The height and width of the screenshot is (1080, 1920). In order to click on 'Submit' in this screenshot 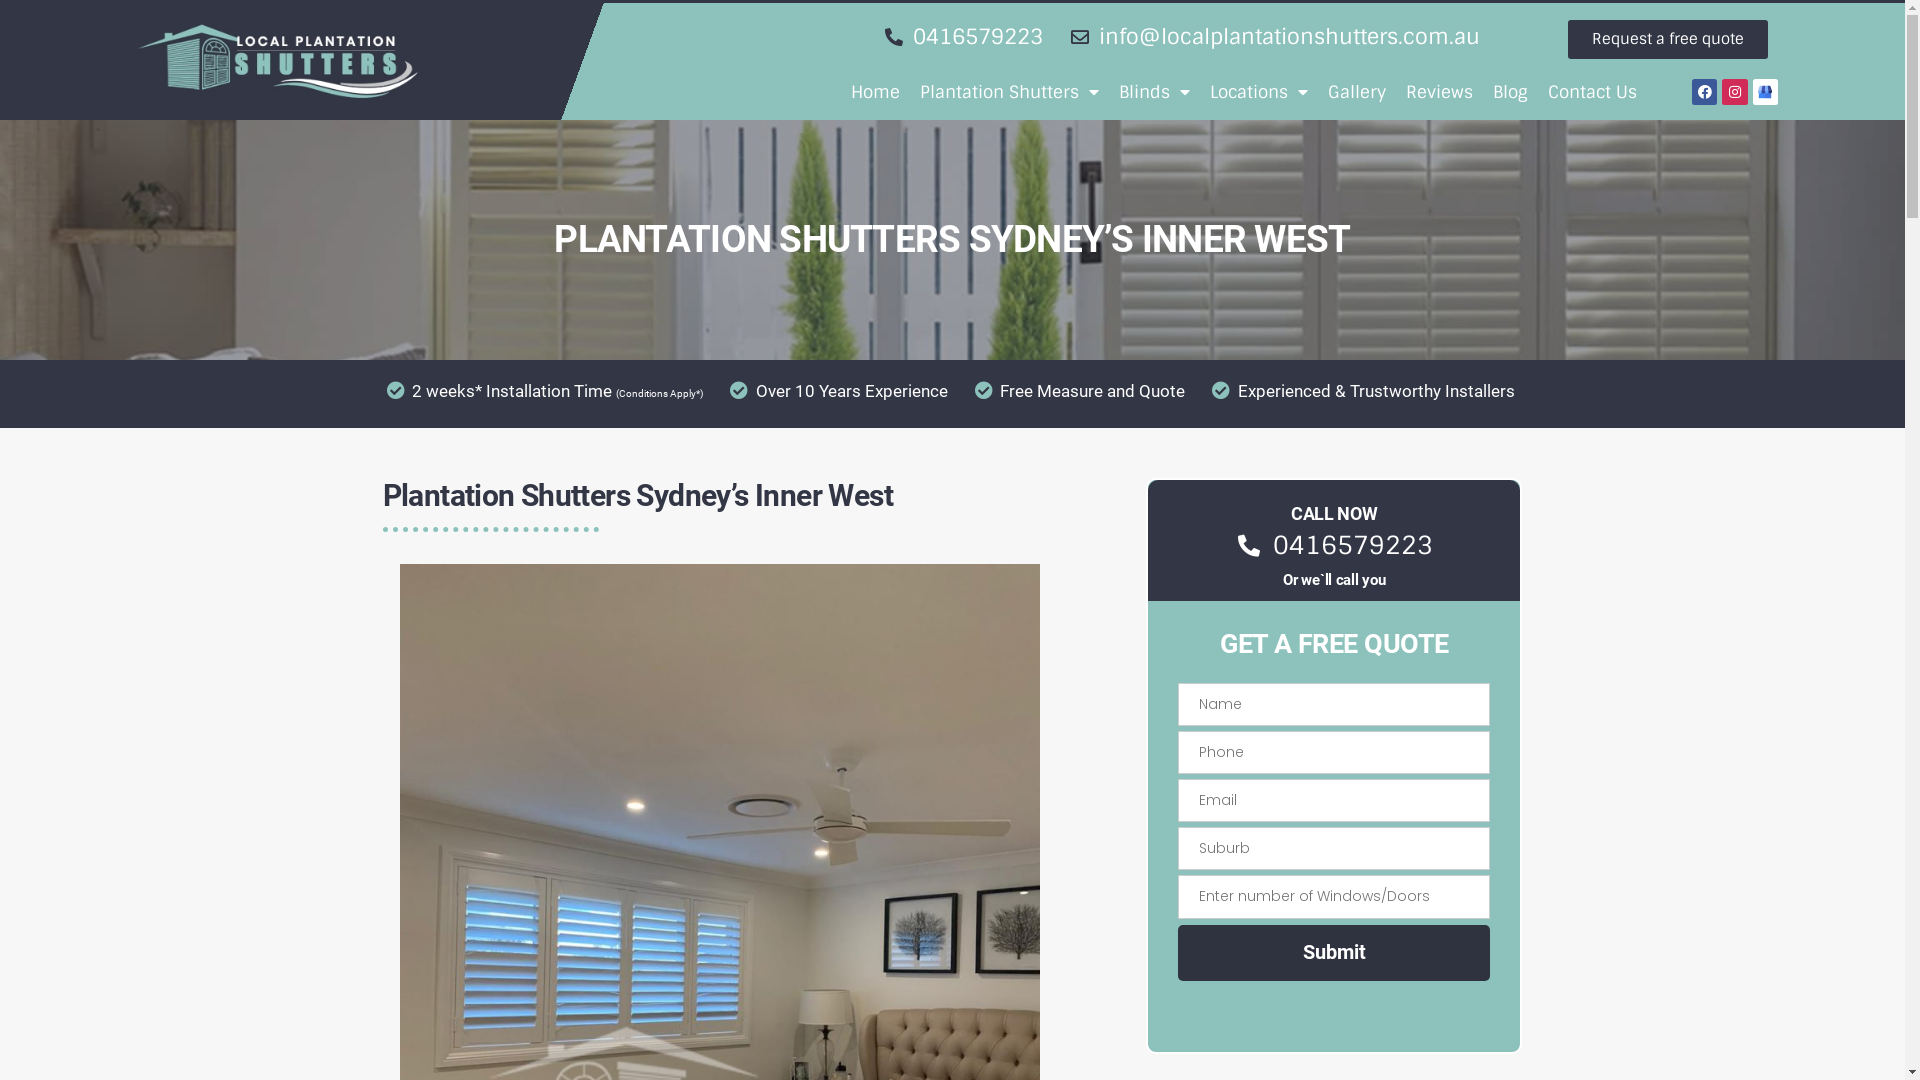, I will do `click(1334, 952)`.